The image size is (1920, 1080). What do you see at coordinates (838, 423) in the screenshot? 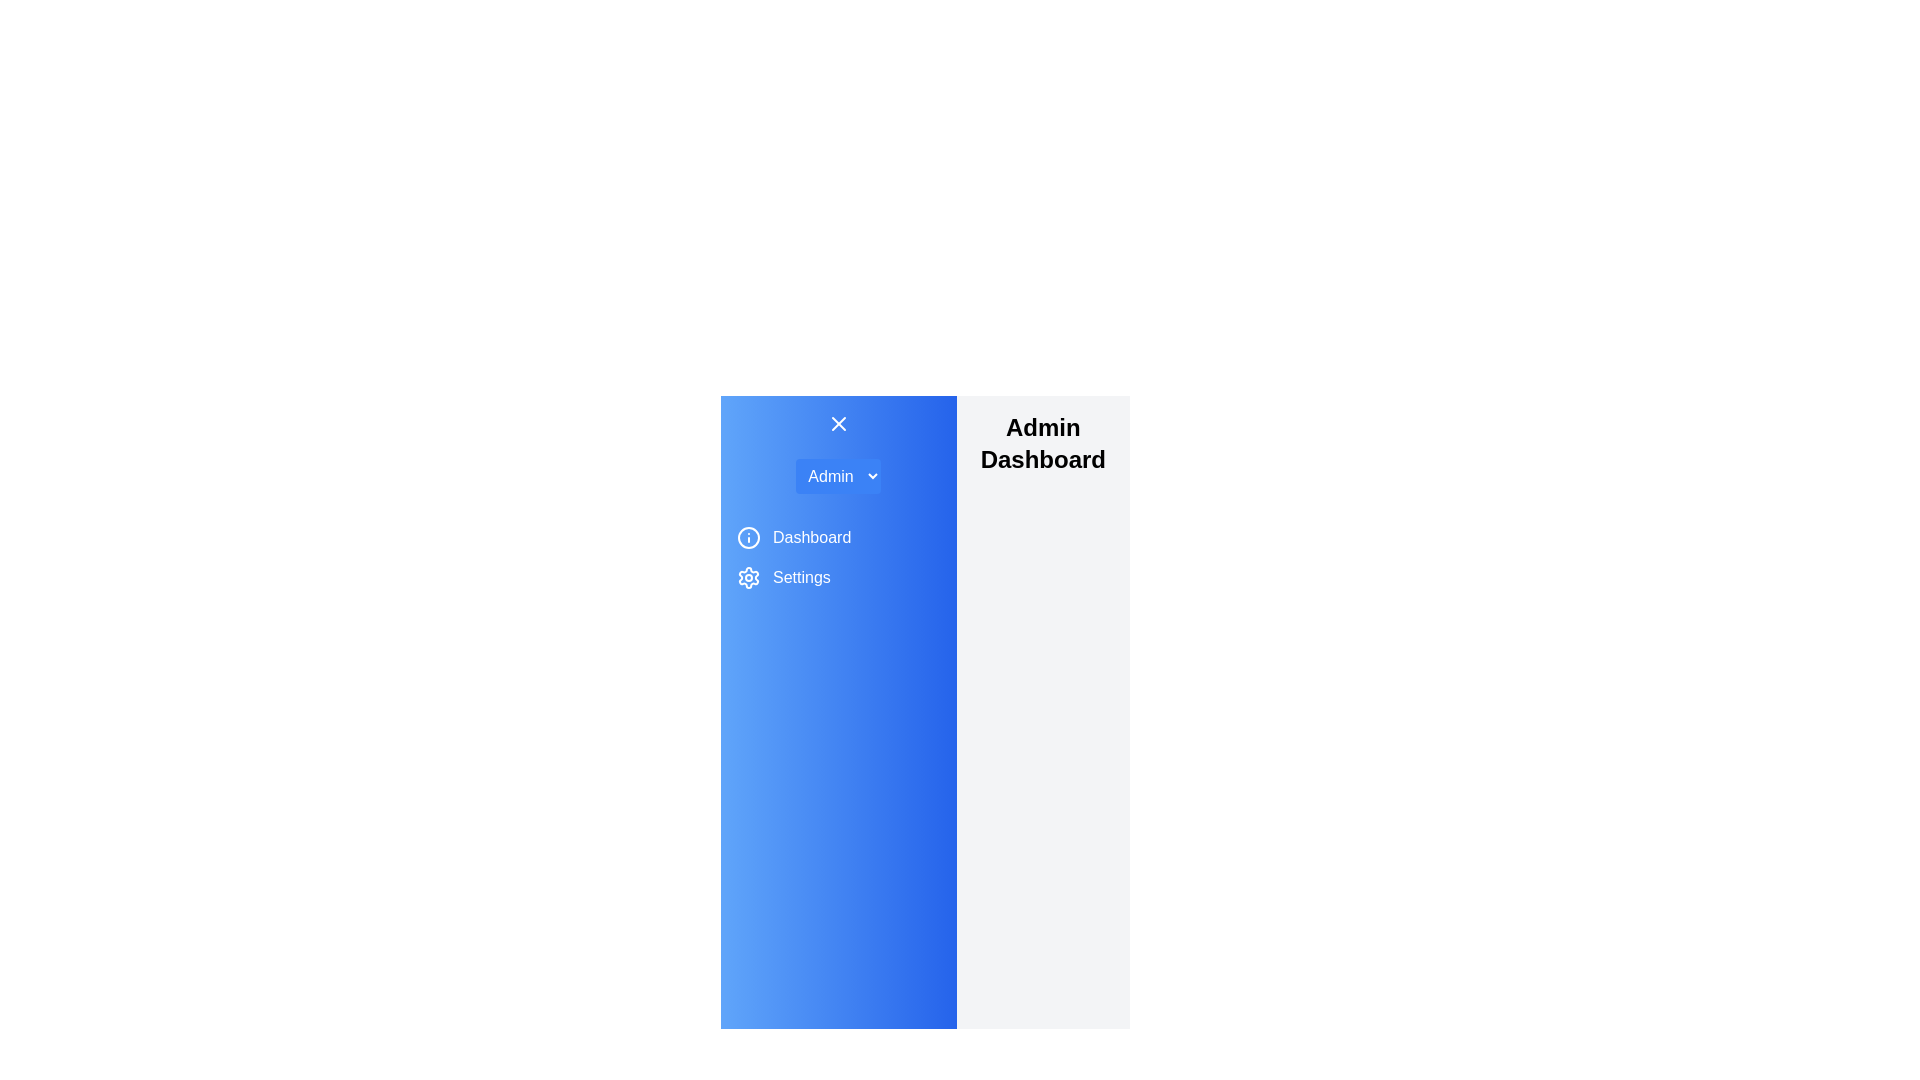
I see `the toggle button to change the drawer state` at bounding box center [838, 423].